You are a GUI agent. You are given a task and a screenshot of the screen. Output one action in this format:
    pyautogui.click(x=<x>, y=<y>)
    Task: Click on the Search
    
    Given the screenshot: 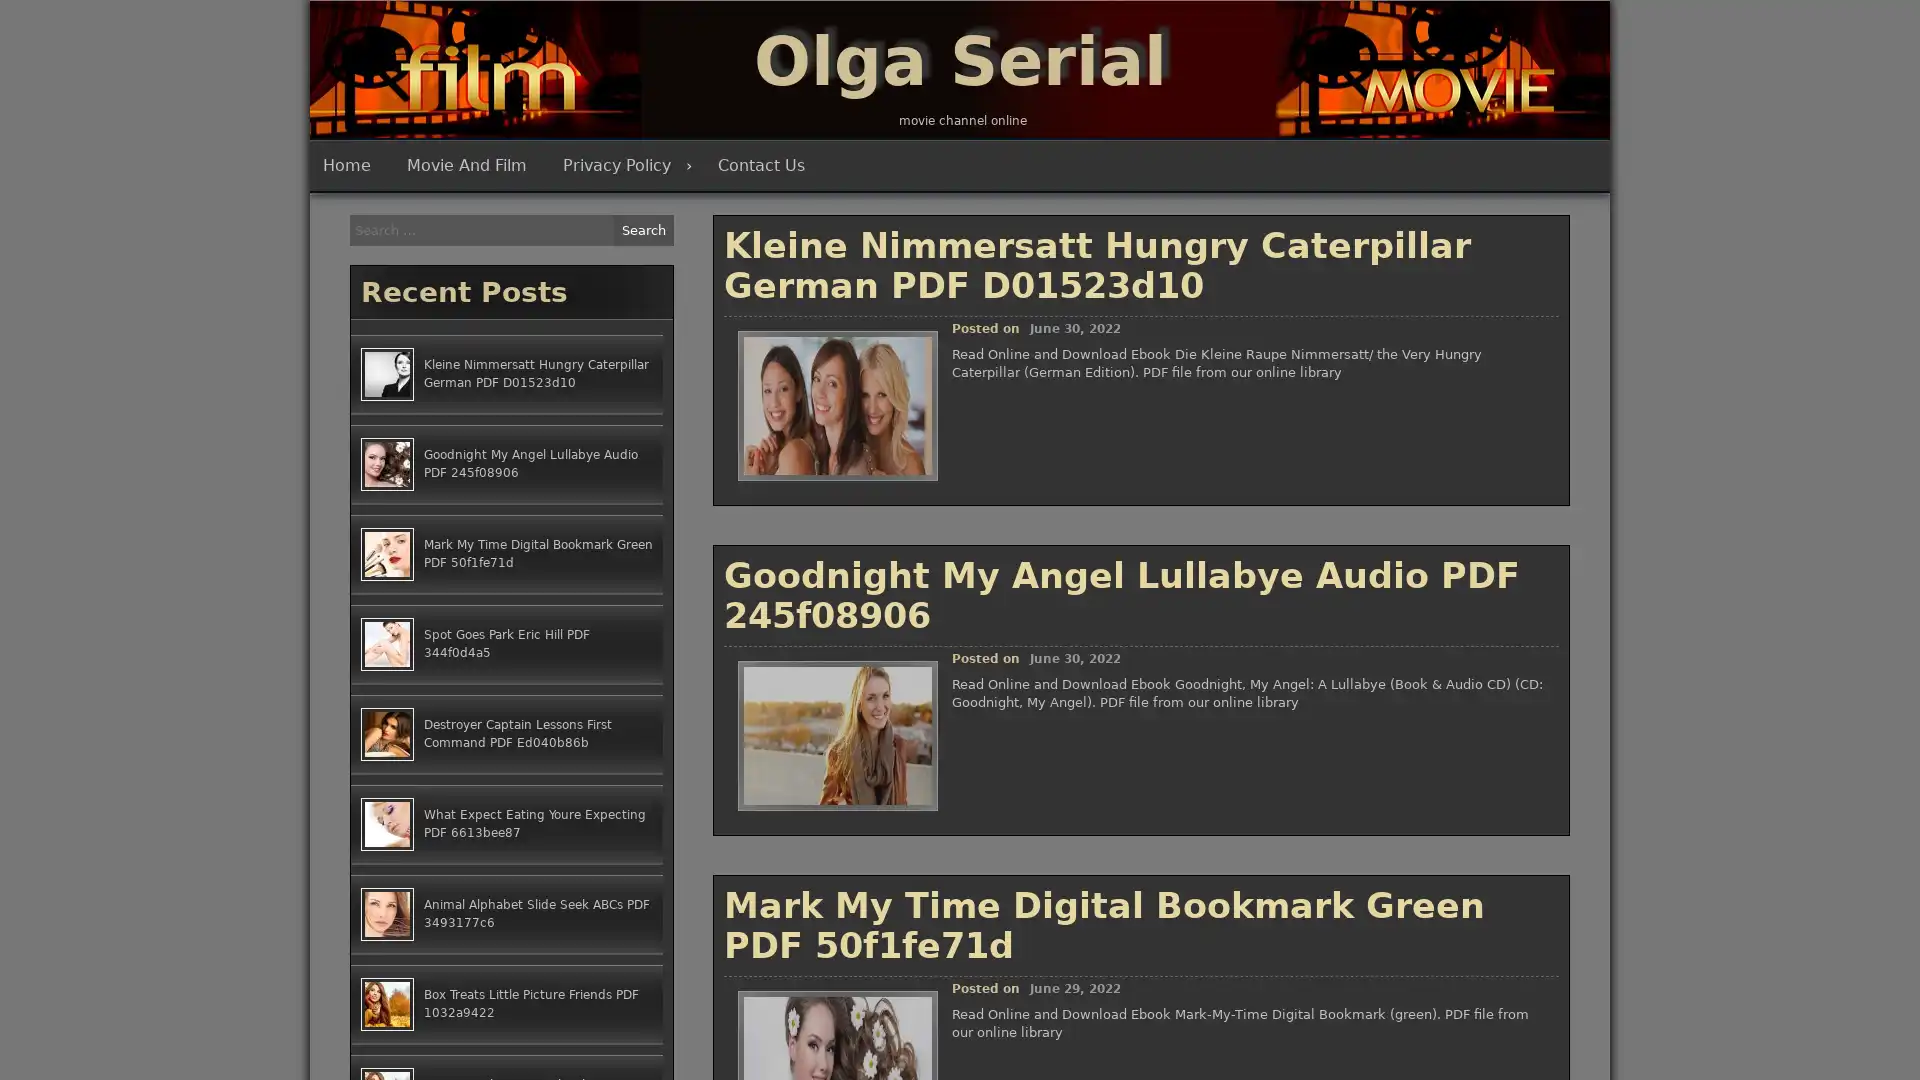 What is the action you would take?
    pyautogui.click(x=643, y=229)
    